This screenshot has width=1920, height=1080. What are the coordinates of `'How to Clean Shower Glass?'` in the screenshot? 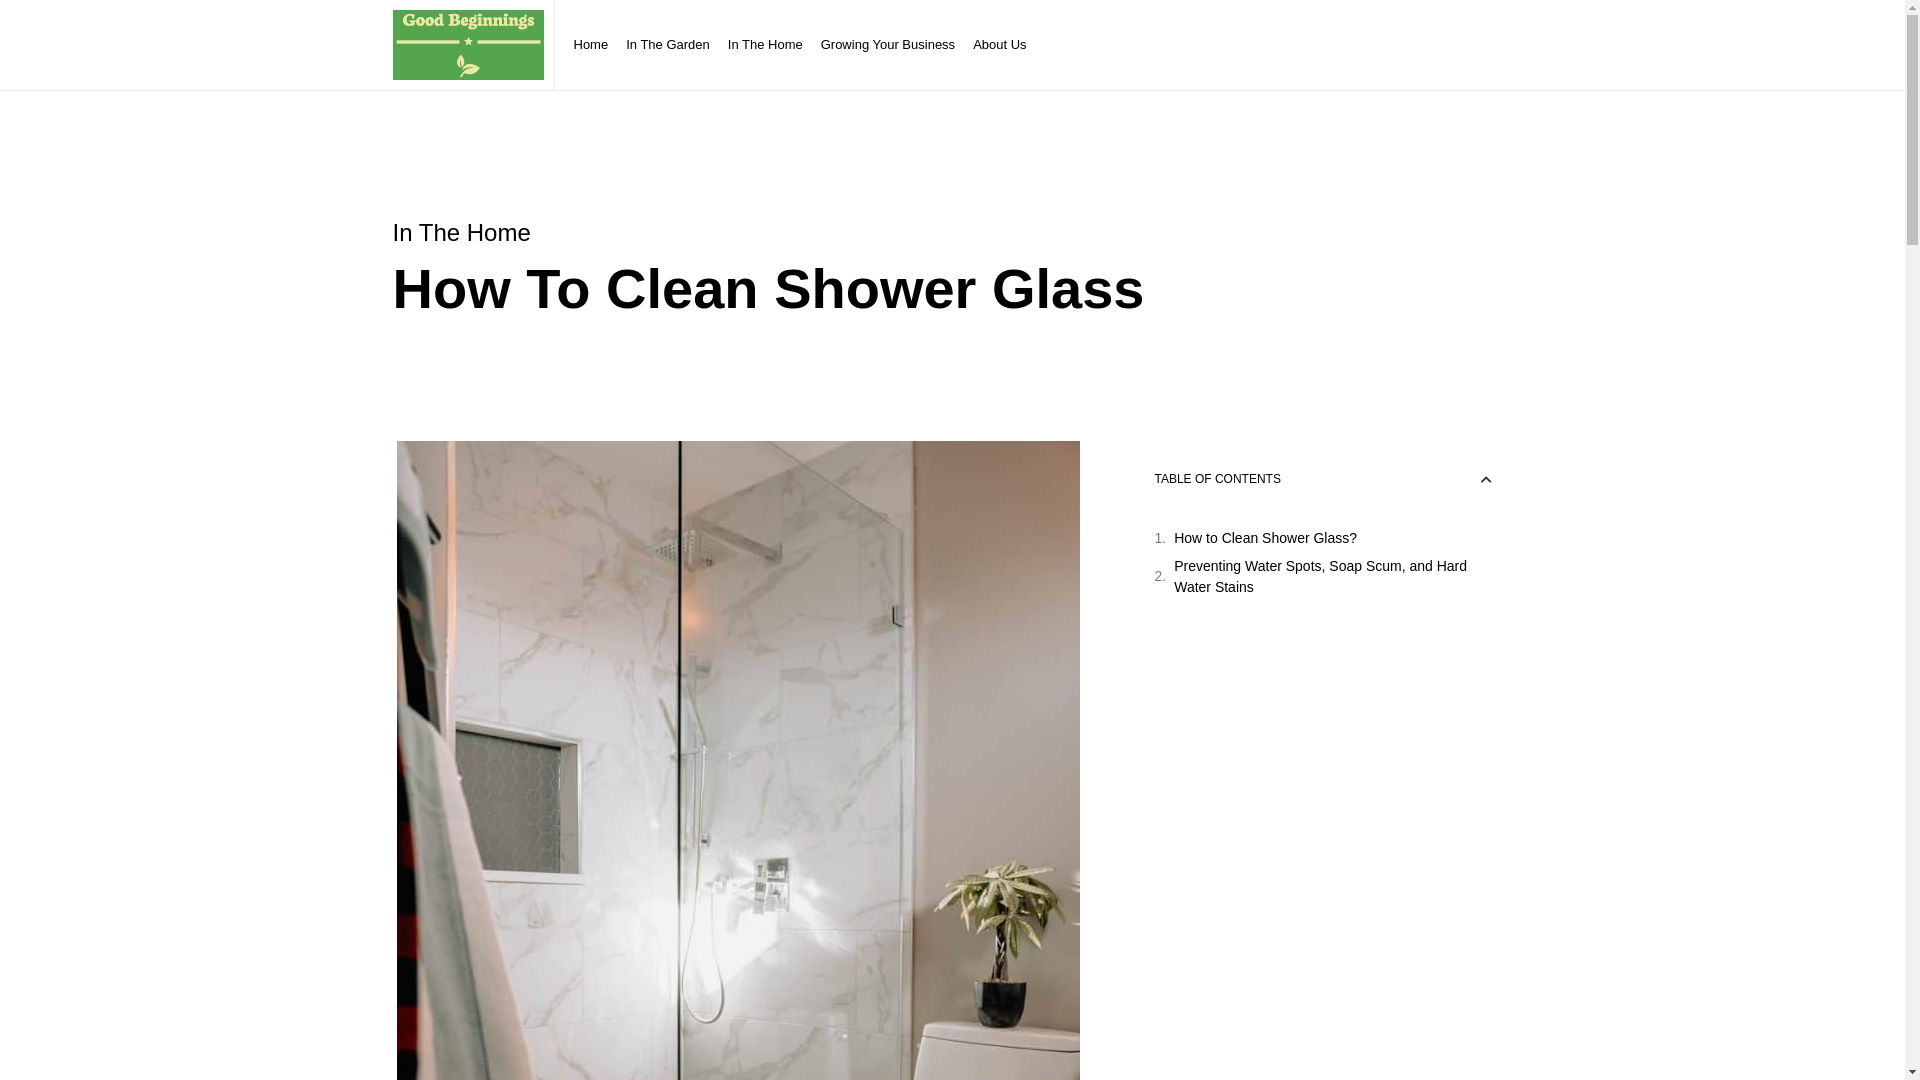 It's located at (1264, 537).